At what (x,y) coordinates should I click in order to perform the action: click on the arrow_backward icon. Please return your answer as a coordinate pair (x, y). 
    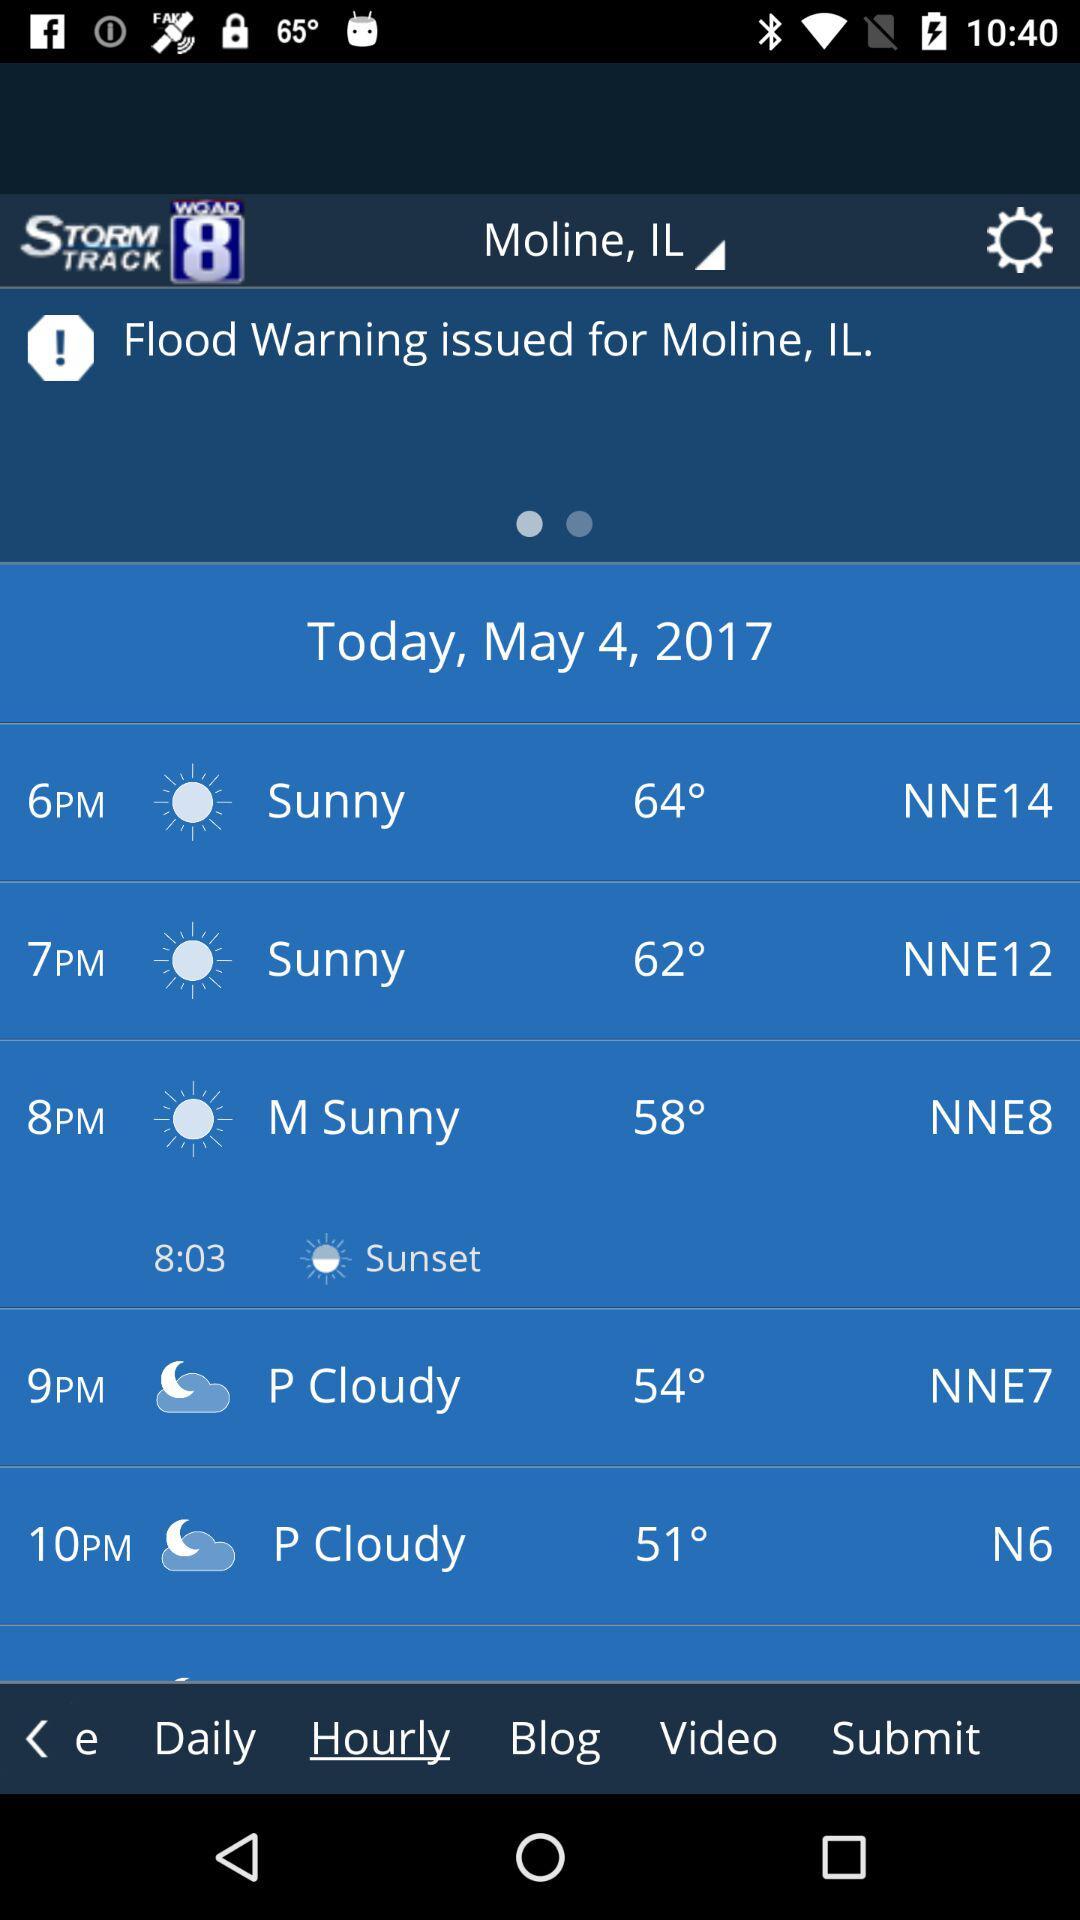
    Looking at the image, I should click on (36, 1737).